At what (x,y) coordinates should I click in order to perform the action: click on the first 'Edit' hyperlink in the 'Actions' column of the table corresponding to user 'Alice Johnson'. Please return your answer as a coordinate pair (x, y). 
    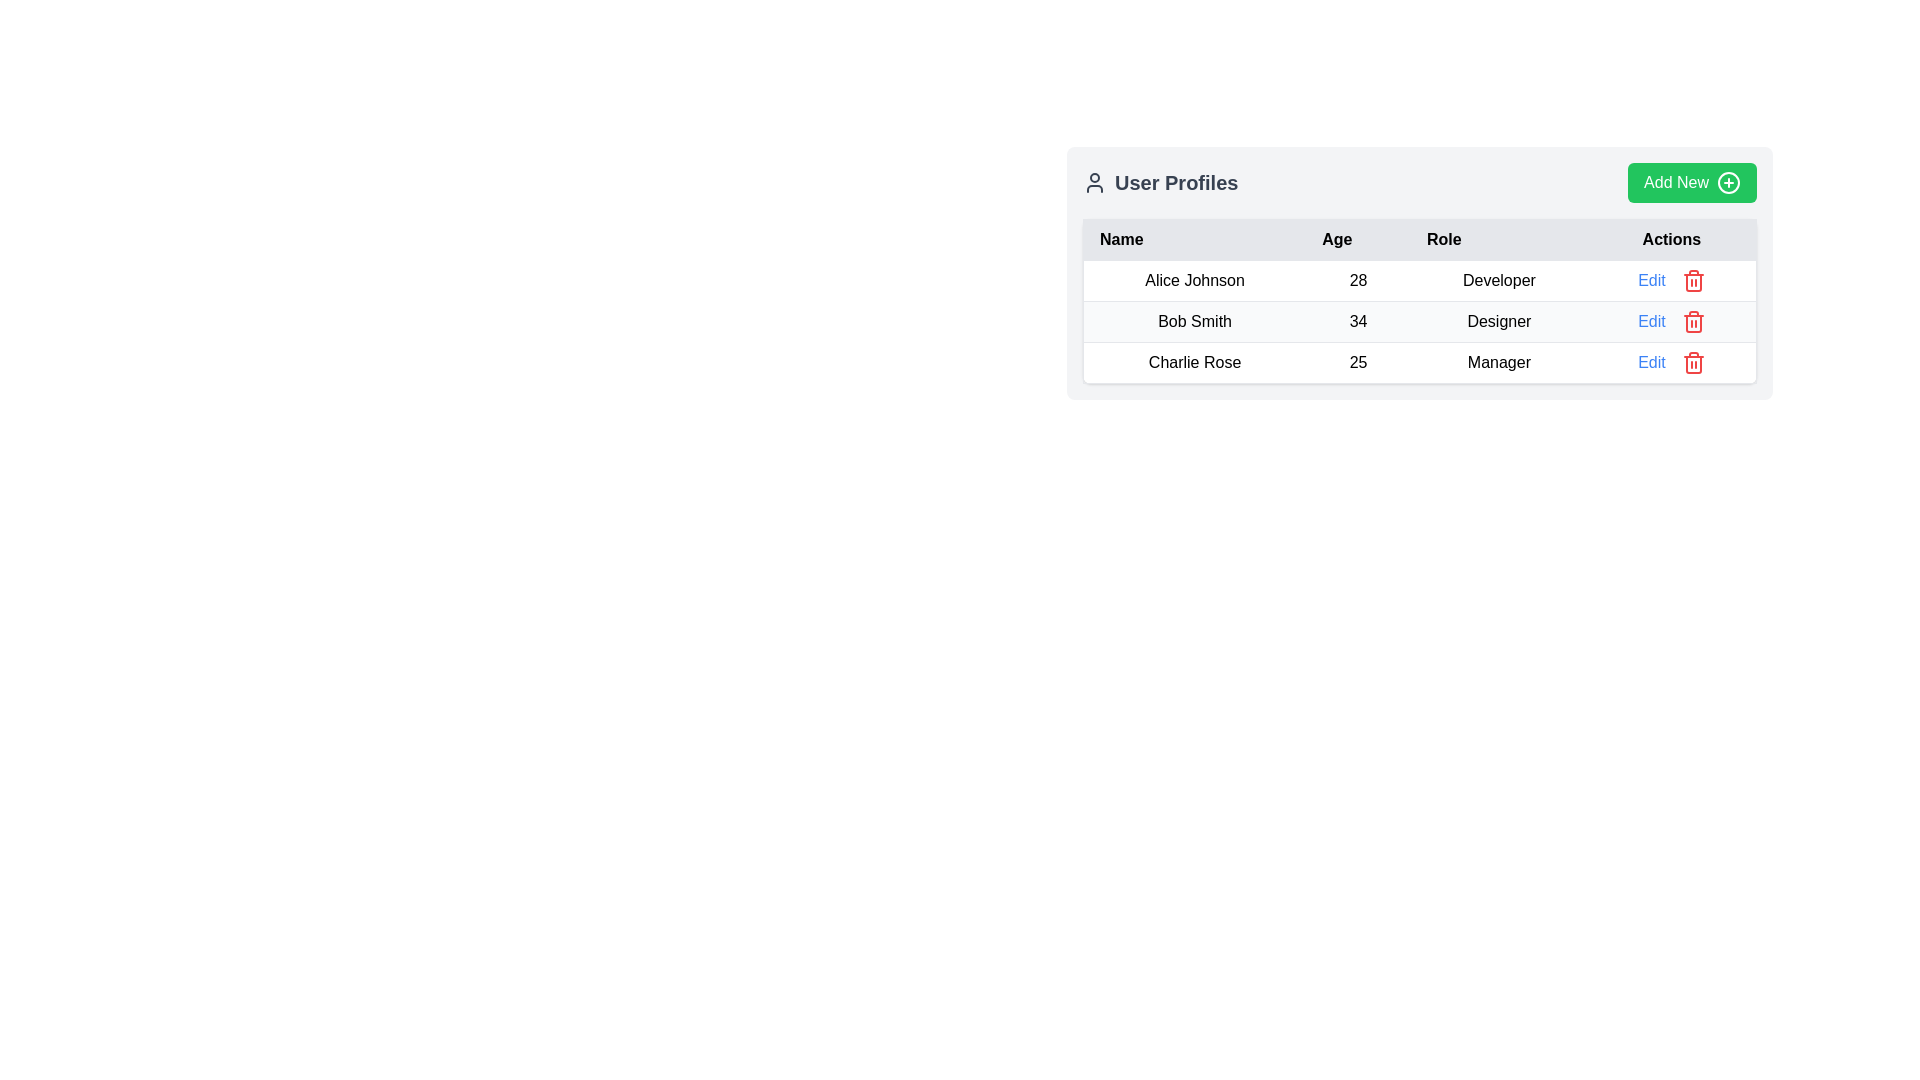
    Looking at the image, I should click on (1651, 281).